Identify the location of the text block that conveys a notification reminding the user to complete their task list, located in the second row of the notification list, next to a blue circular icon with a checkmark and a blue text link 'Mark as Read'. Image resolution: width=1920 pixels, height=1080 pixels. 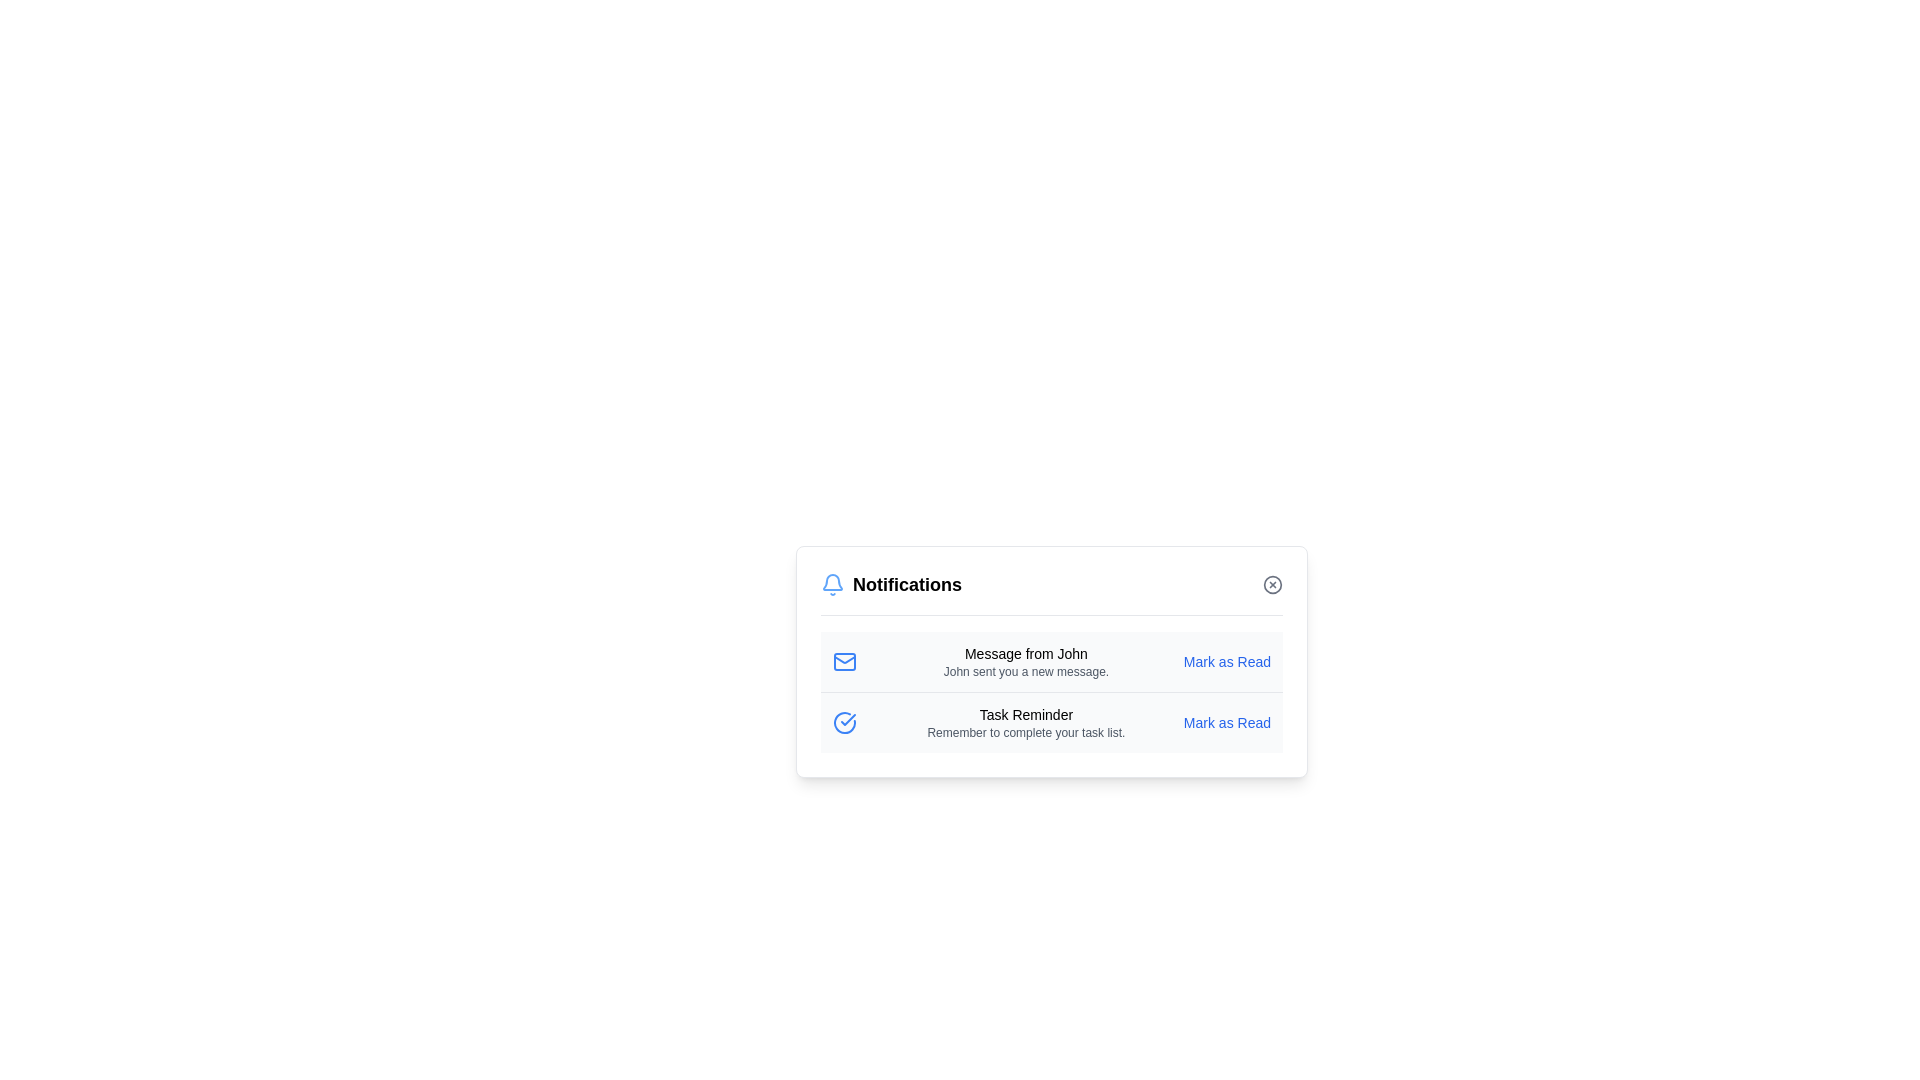
(1026, 722).